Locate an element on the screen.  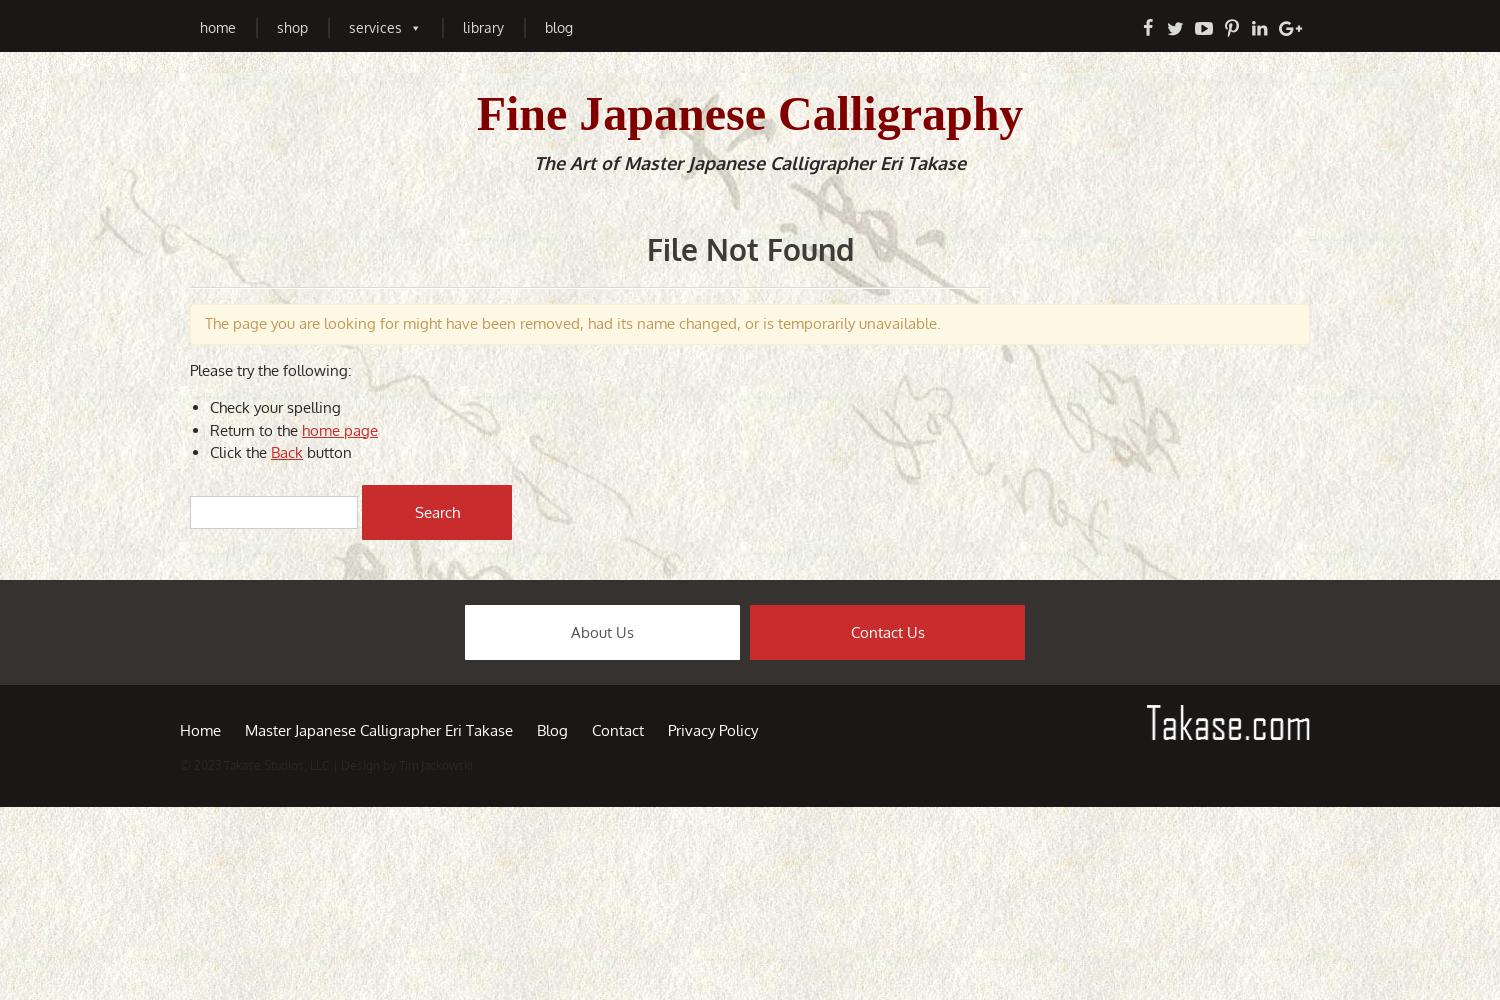
'Anniversary Gifts' is located at coordinates (943, 55).